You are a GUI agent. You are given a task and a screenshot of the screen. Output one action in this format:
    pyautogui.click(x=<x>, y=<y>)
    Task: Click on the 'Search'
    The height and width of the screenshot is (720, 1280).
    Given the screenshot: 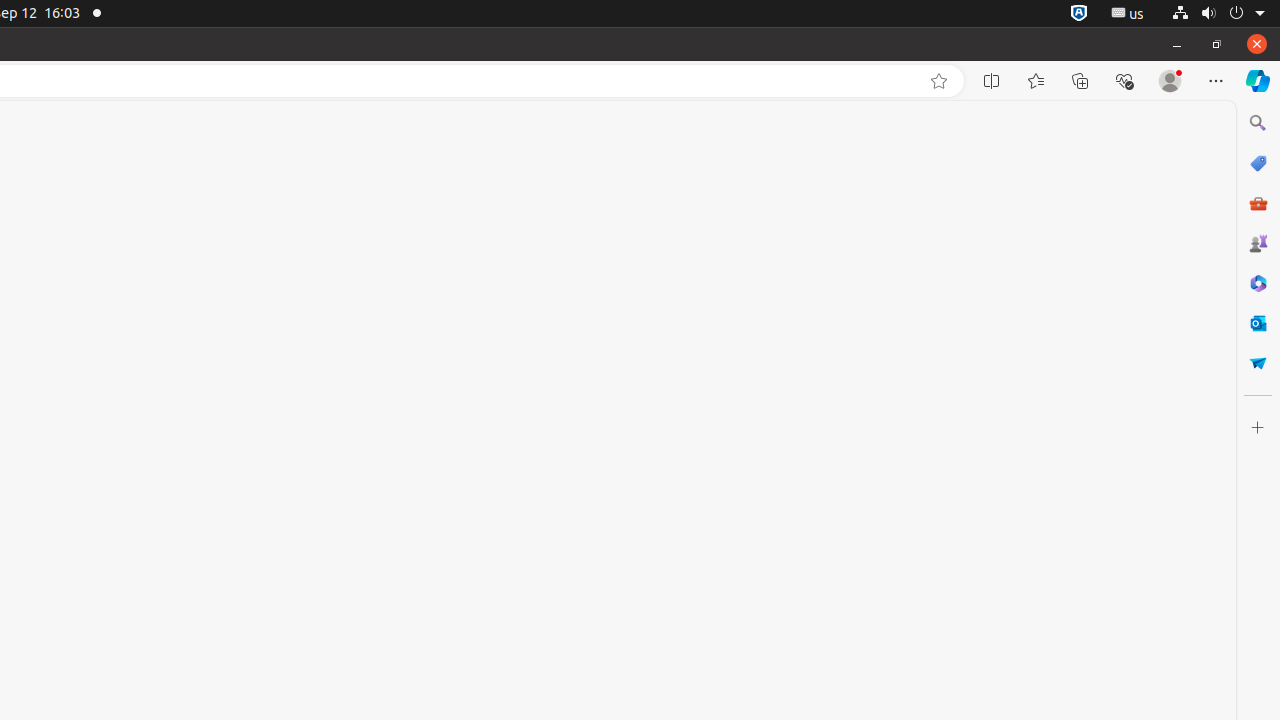 What is the action you would take?
    pyautogui.click(x=1256, y=122)
    